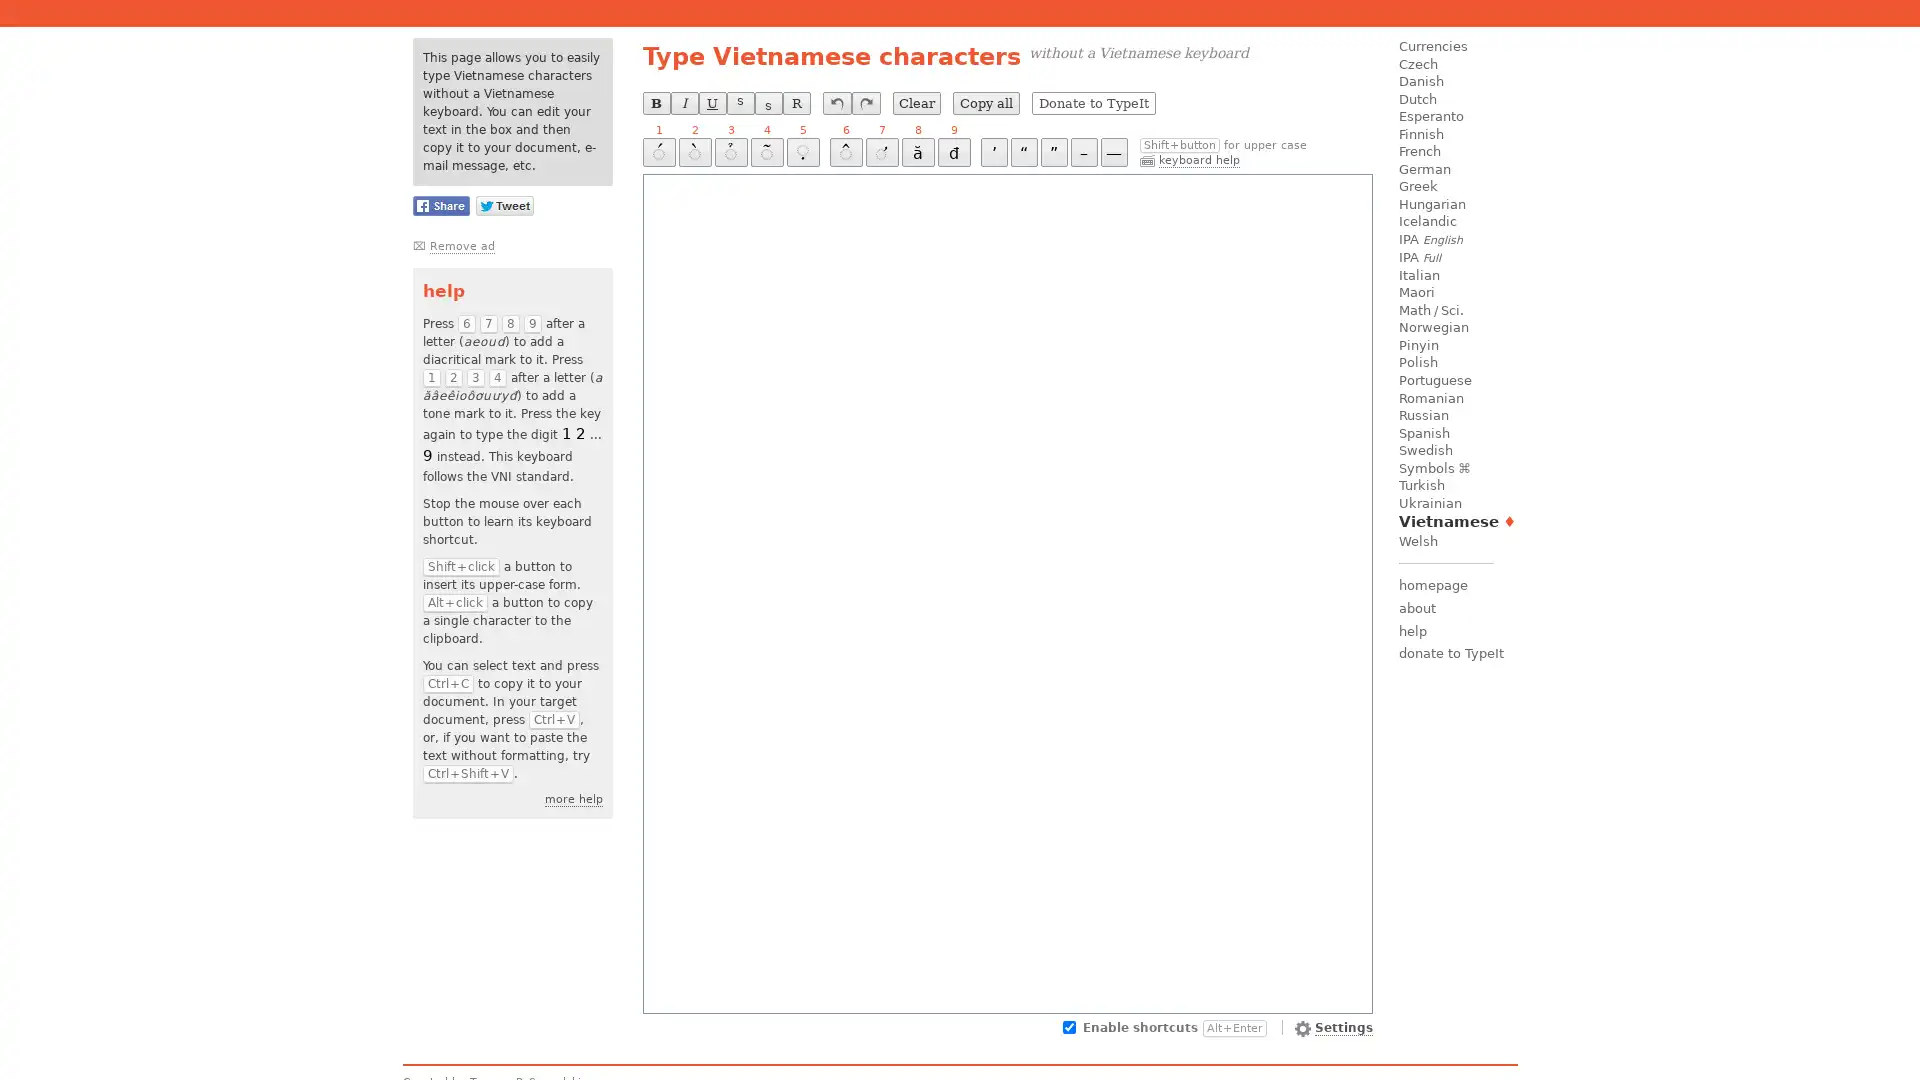 Image resolution: width=1920 pixels, height=1080 pixels. I want to click on 7, so click(880, 151).